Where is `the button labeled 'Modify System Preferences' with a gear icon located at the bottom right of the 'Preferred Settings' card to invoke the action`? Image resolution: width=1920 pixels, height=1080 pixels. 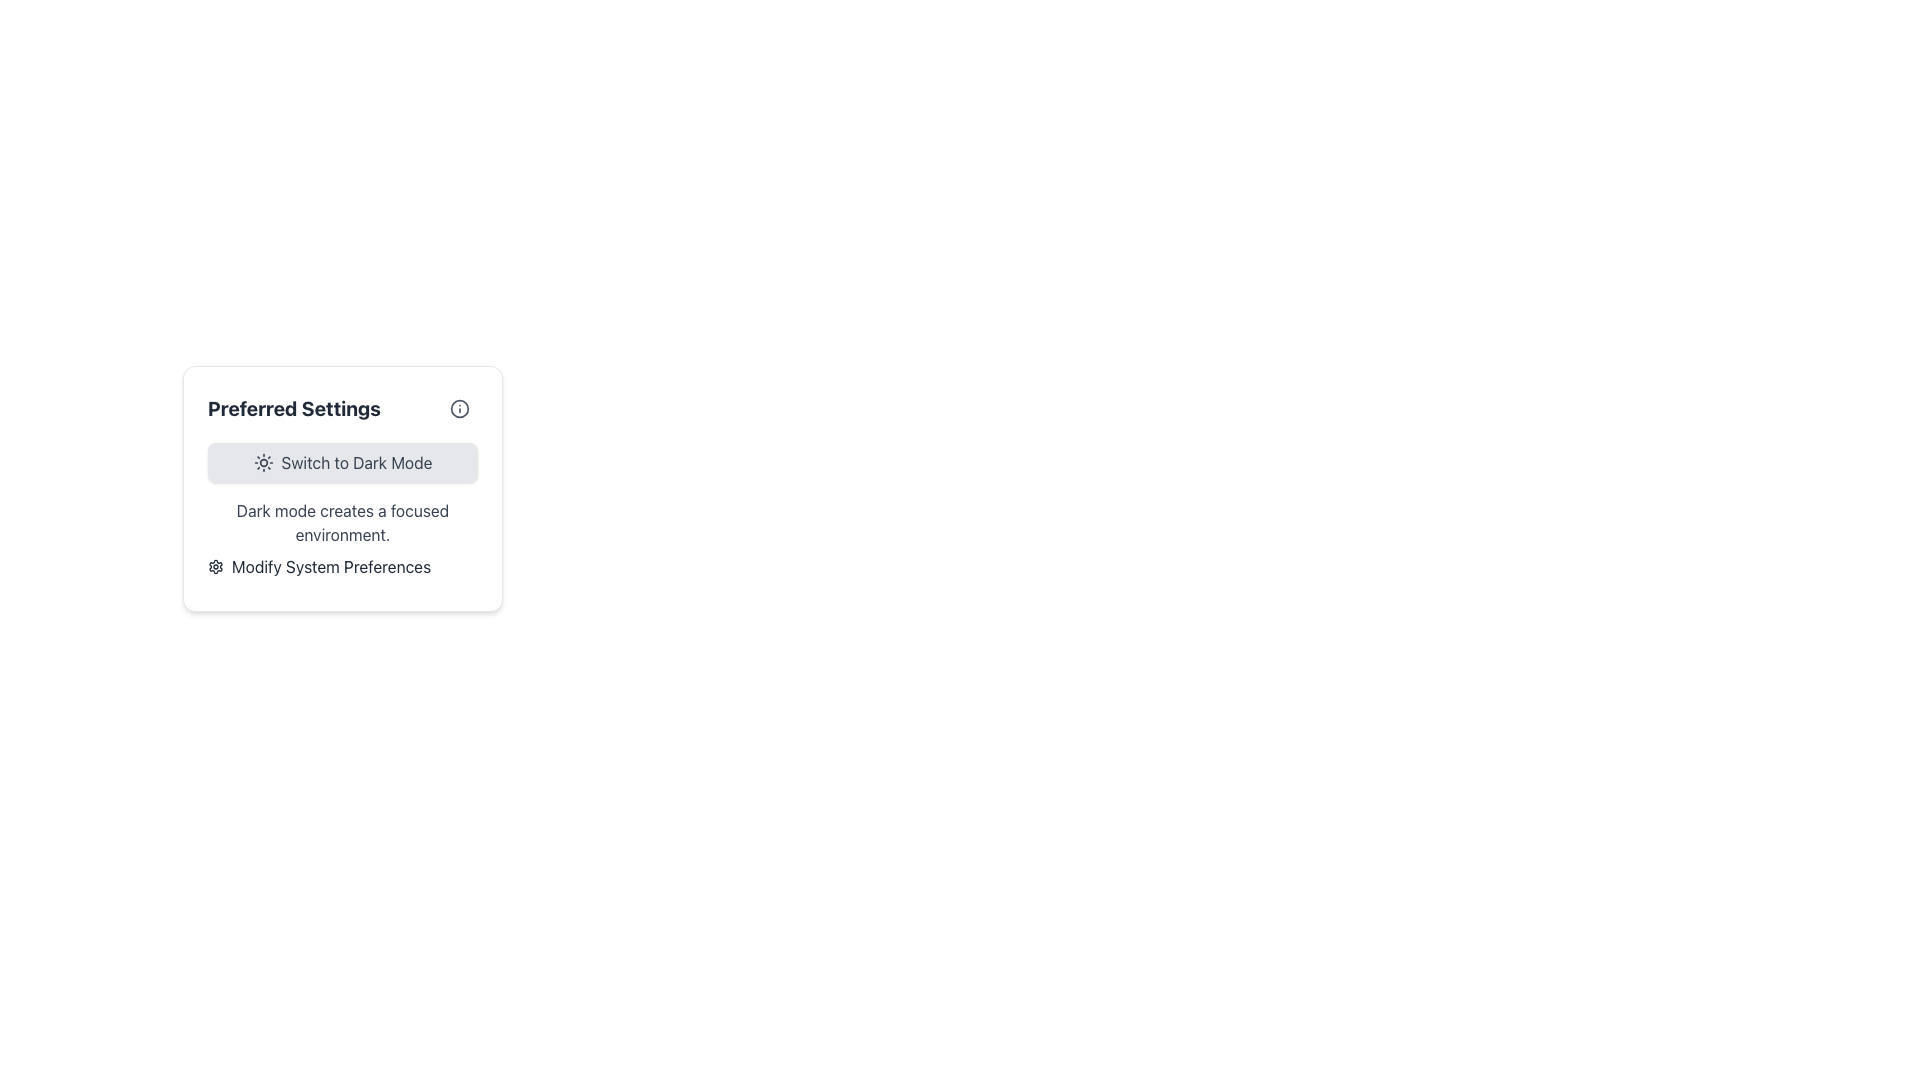 the button labeled 'Modify System Preferences' with a gear icon located at the bottom right of the 'Preferred Settings' card to invoke the action is located at coordinates (318, 567).